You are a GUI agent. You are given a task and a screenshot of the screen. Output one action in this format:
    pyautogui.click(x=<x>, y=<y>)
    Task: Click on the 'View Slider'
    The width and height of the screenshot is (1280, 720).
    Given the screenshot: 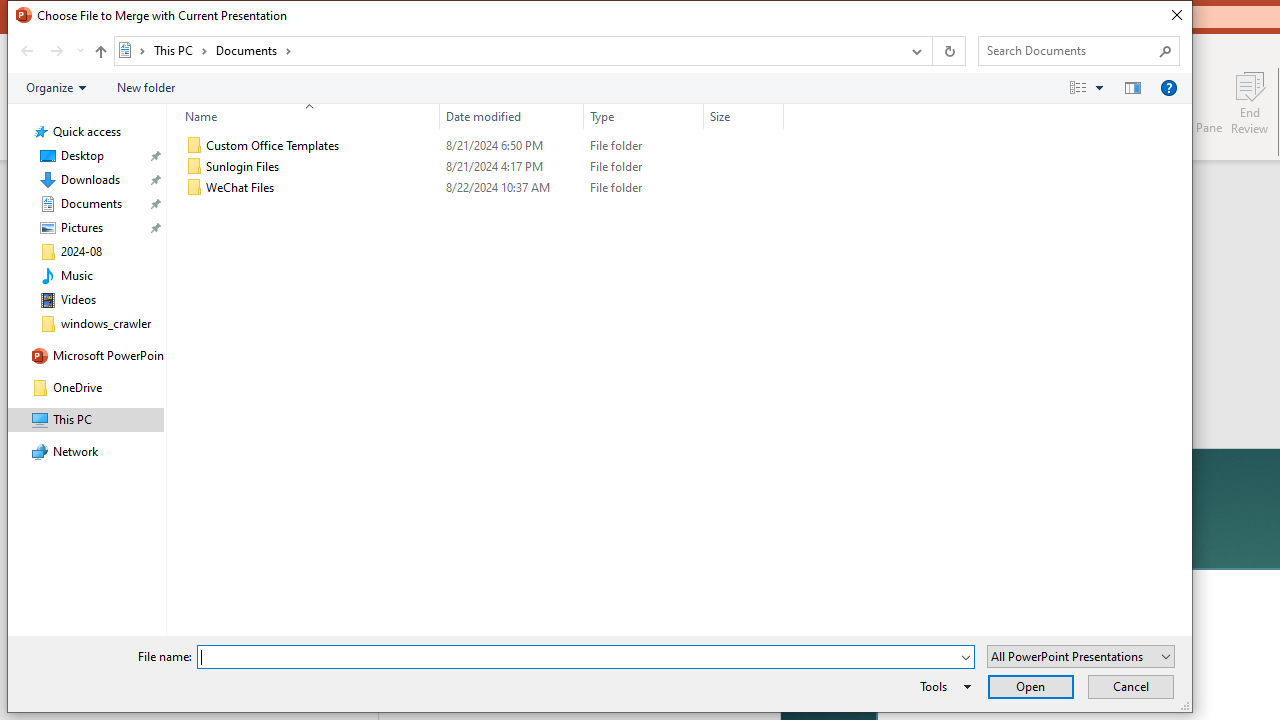 What is the action you would take?
    pyautogui.click(x=1098, y=86)
    